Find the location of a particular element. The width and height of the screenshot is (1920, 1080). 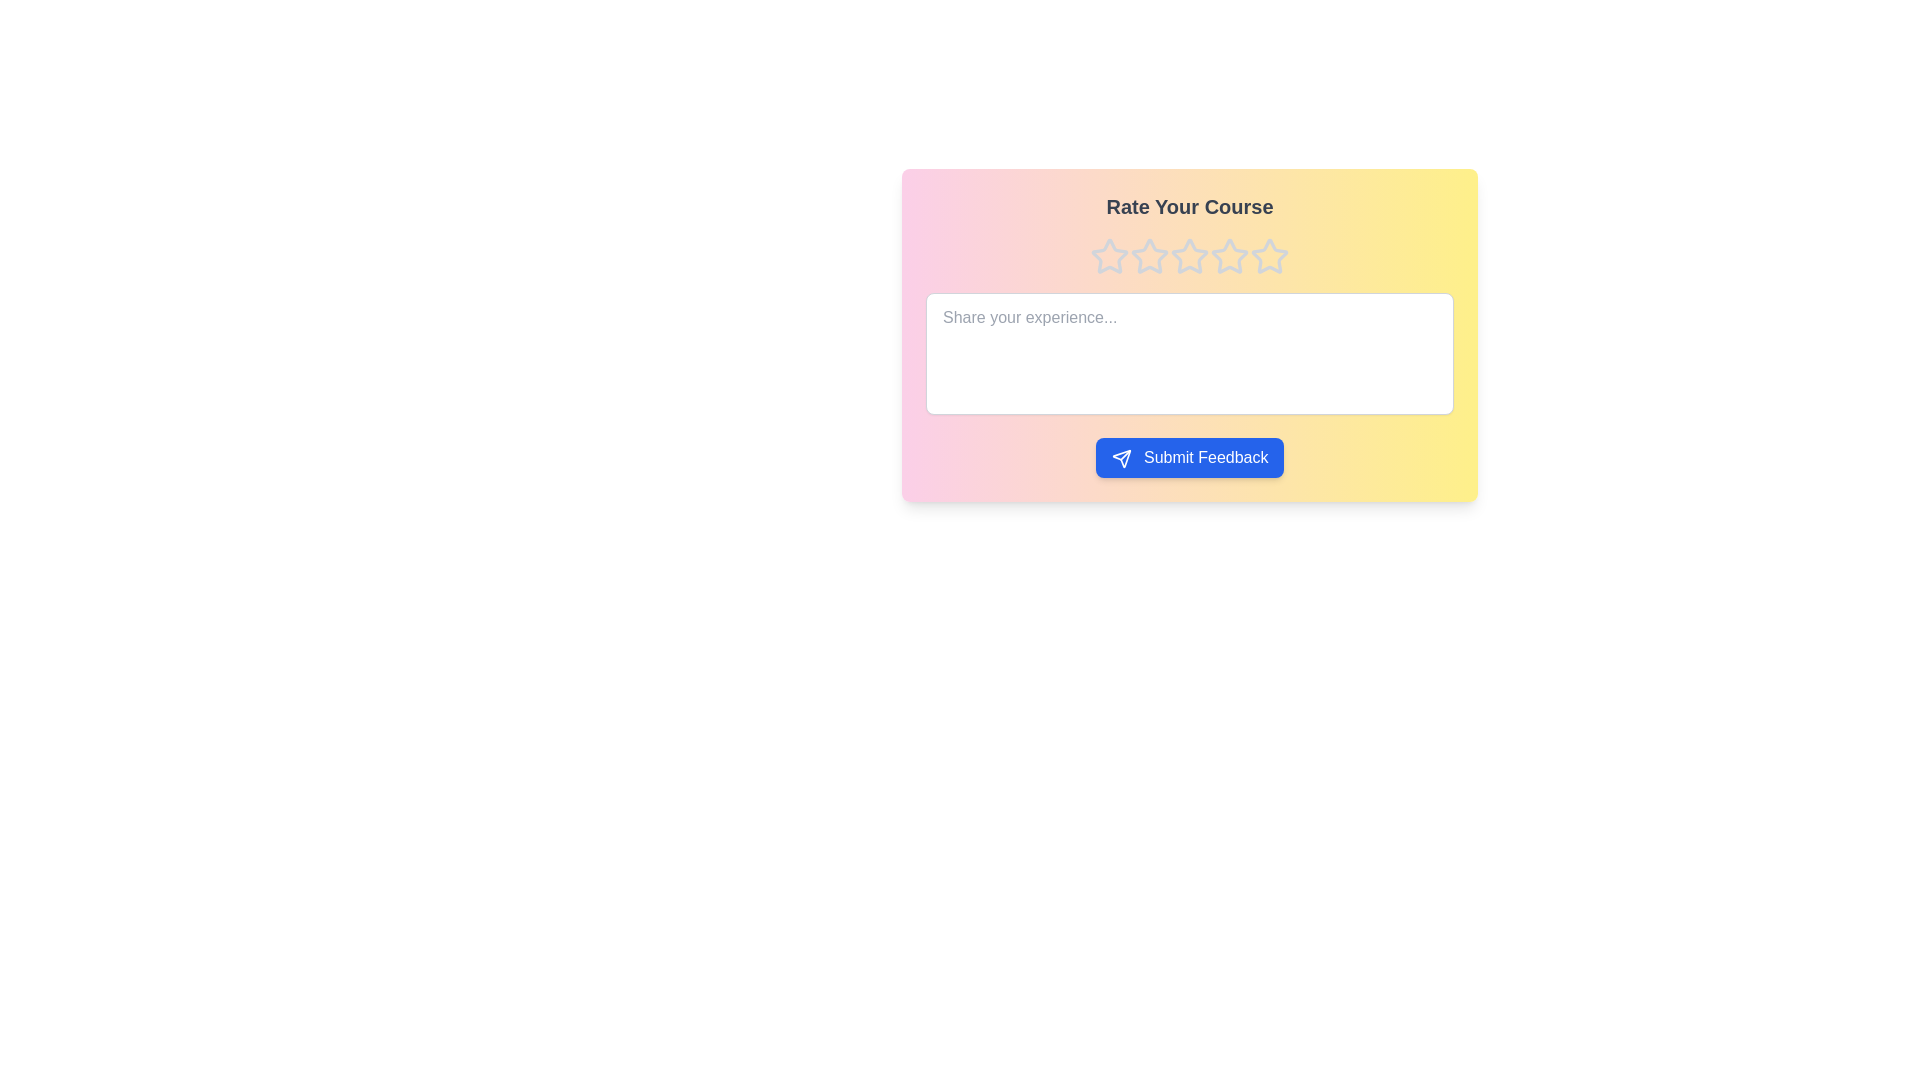

on the third star icon in the rating system, which is styled in grey and is part of a horizontal arrangement of five stars is located at coordinates (1190, 256).